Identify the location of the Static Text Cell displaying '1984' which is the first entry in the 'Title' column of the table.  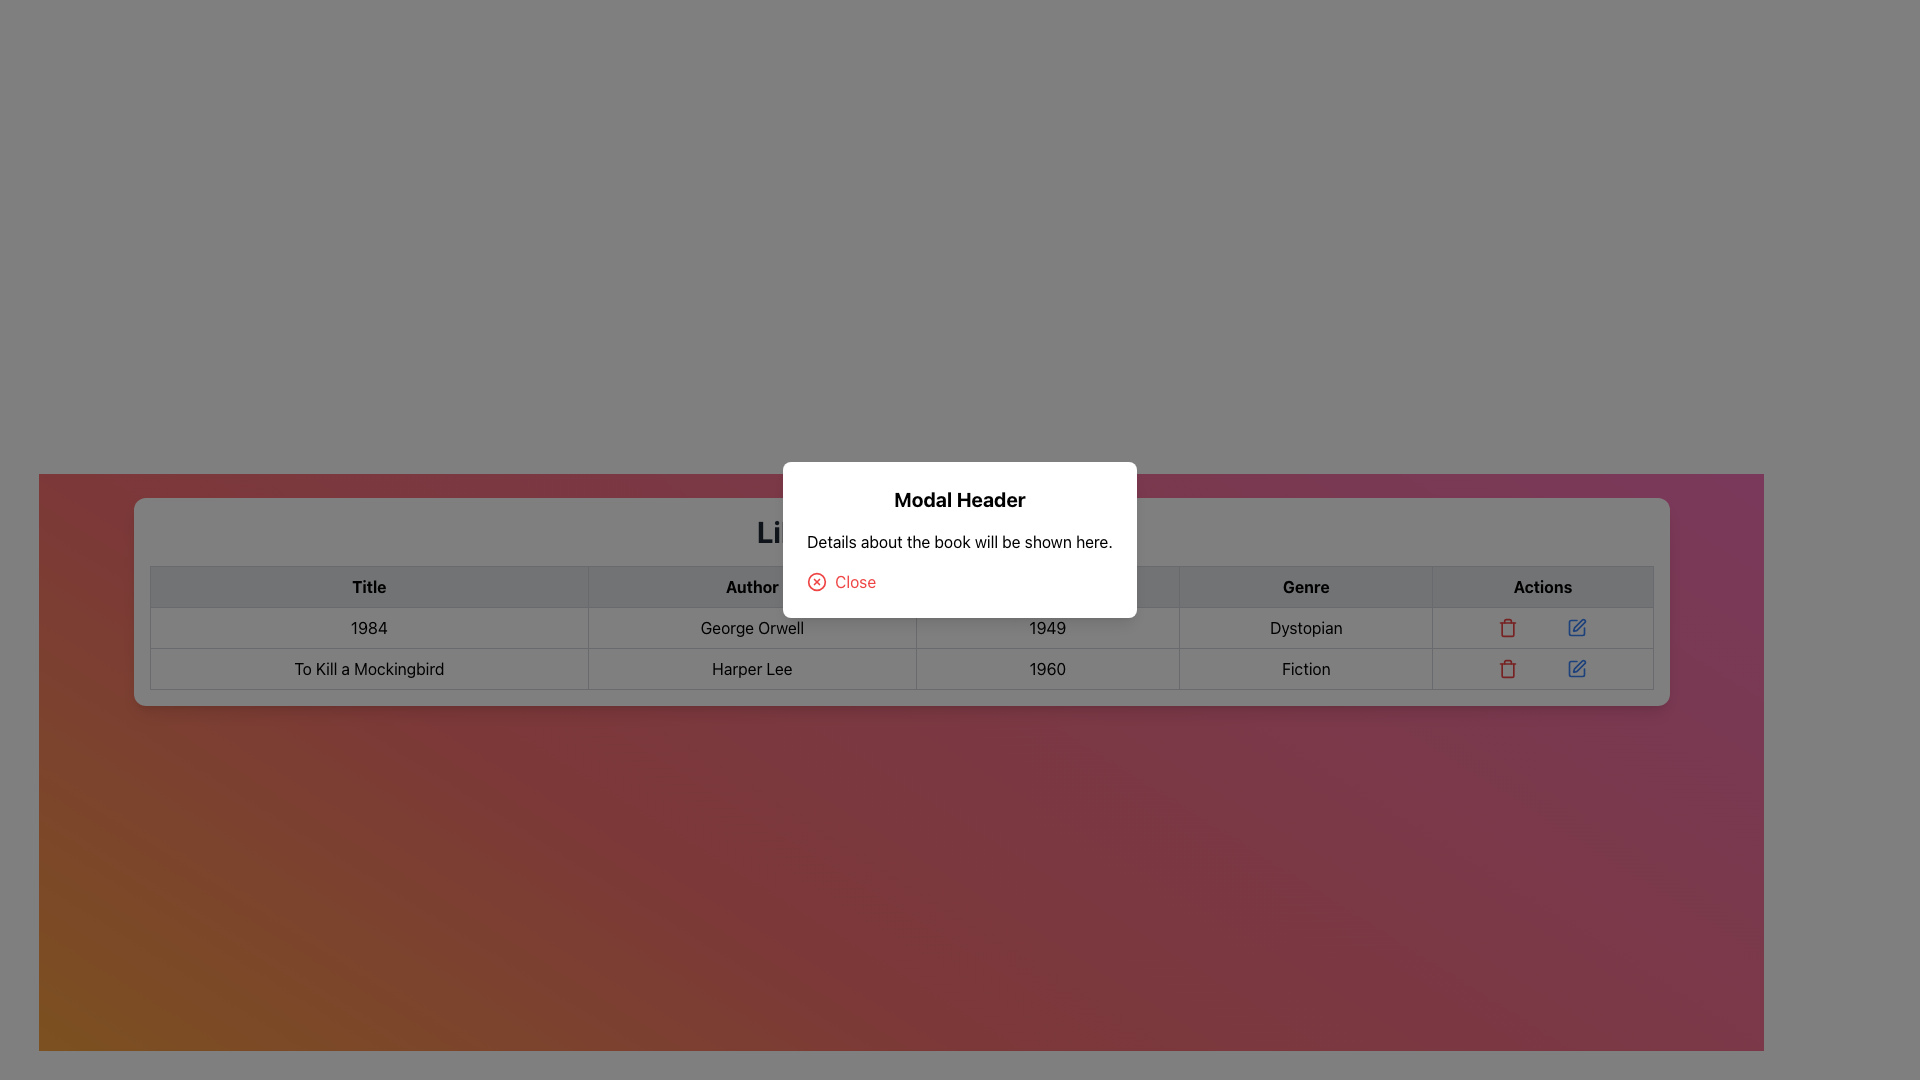
(369, 627).